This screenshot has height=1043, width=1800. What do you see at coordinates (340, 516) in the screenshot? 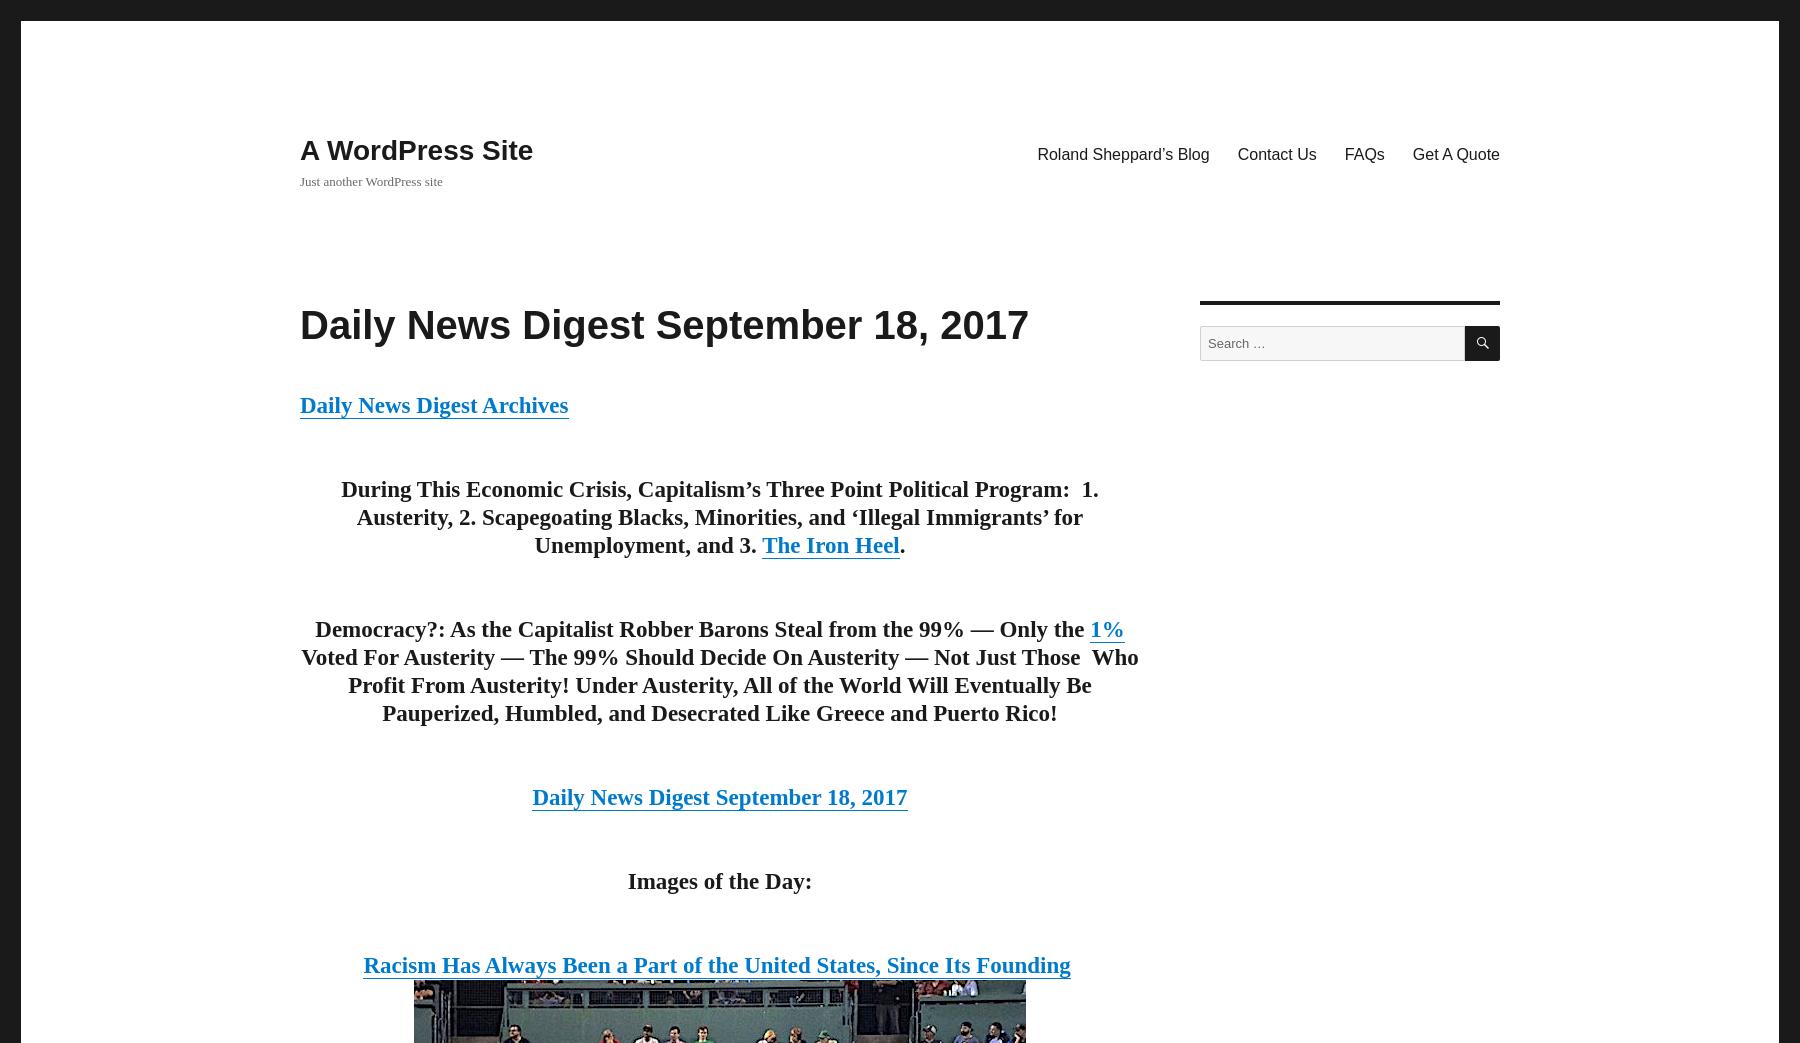
I see `'During This Economic Crisis, Capitalism’s Three Point Political Program:  1. Austerity, 2. Scapegoating Blacks, Minorities, and ‘Illegal Immigrants’ for Unemployment, and 3.'` at bounding box center [340, 516].